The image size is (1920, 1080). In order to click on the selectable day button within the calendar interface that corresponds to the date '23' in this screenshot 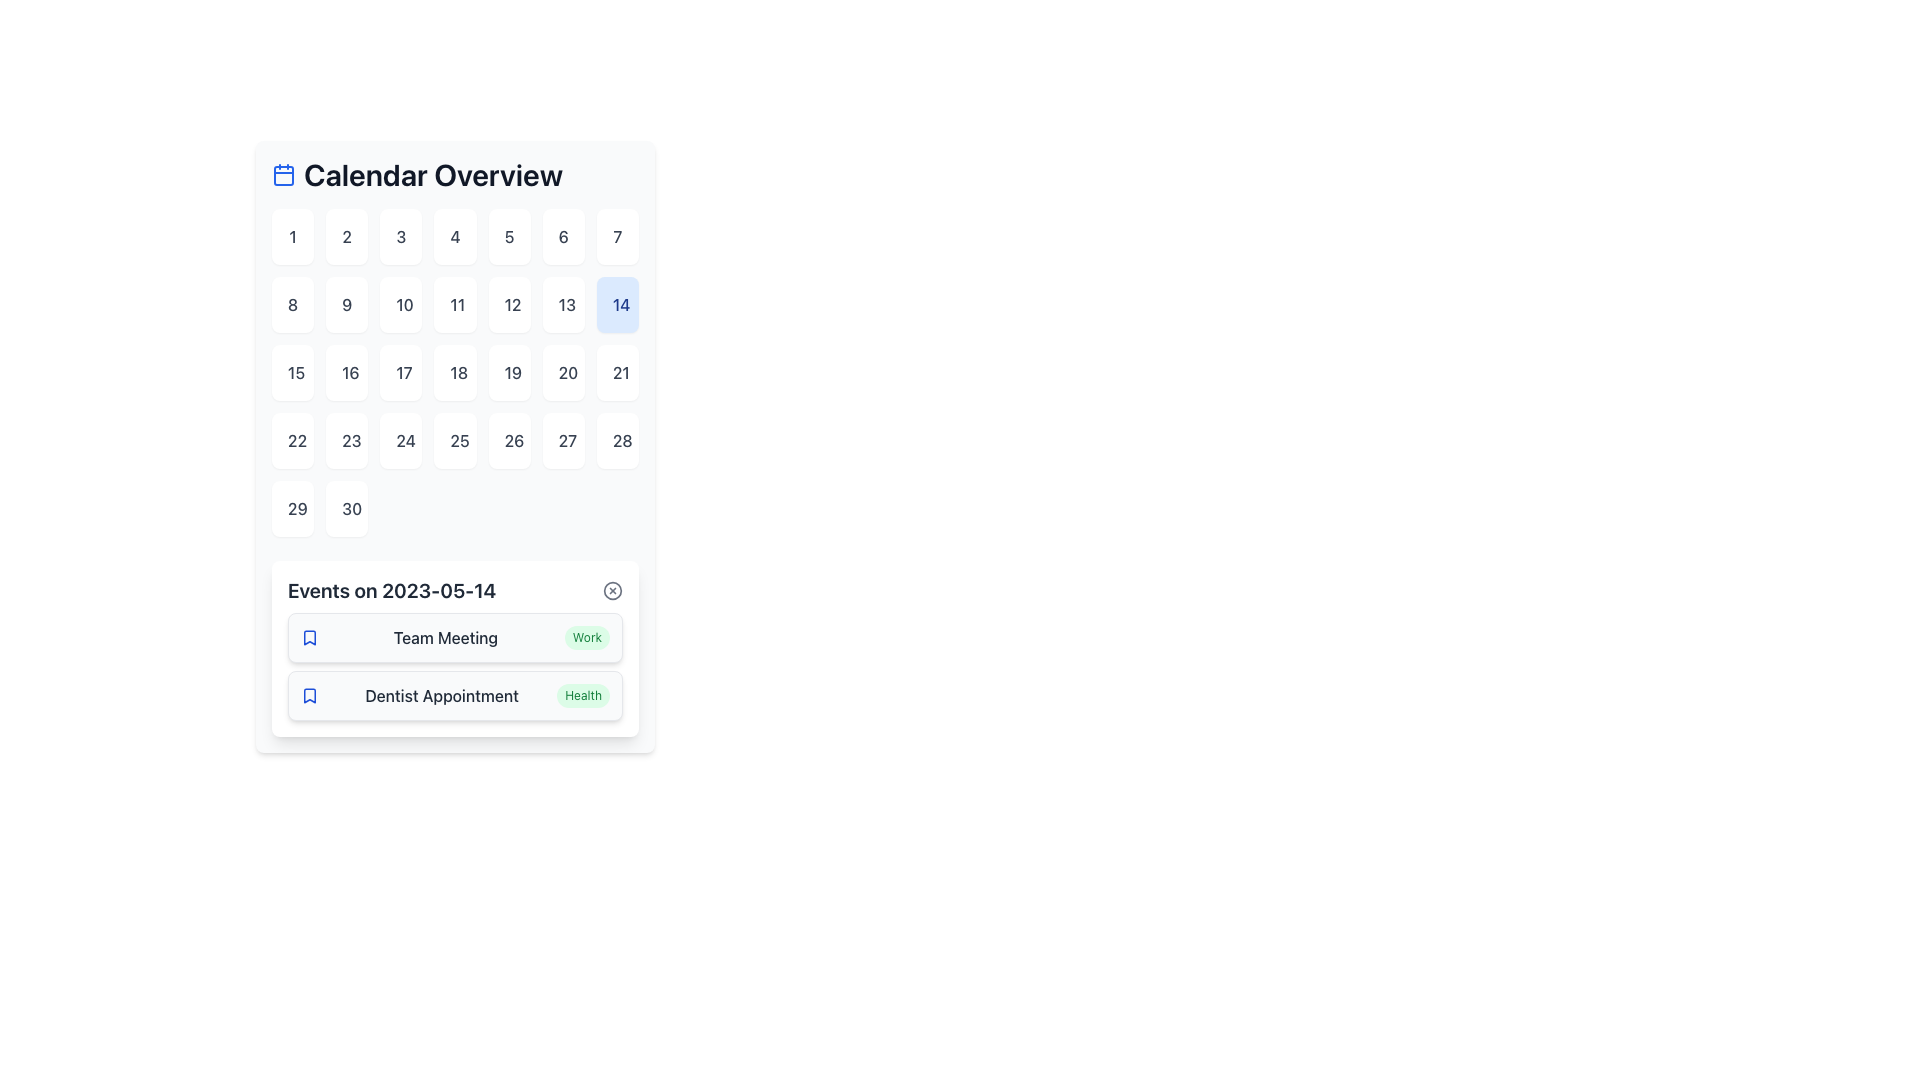, I will do `click(347, 439)`.